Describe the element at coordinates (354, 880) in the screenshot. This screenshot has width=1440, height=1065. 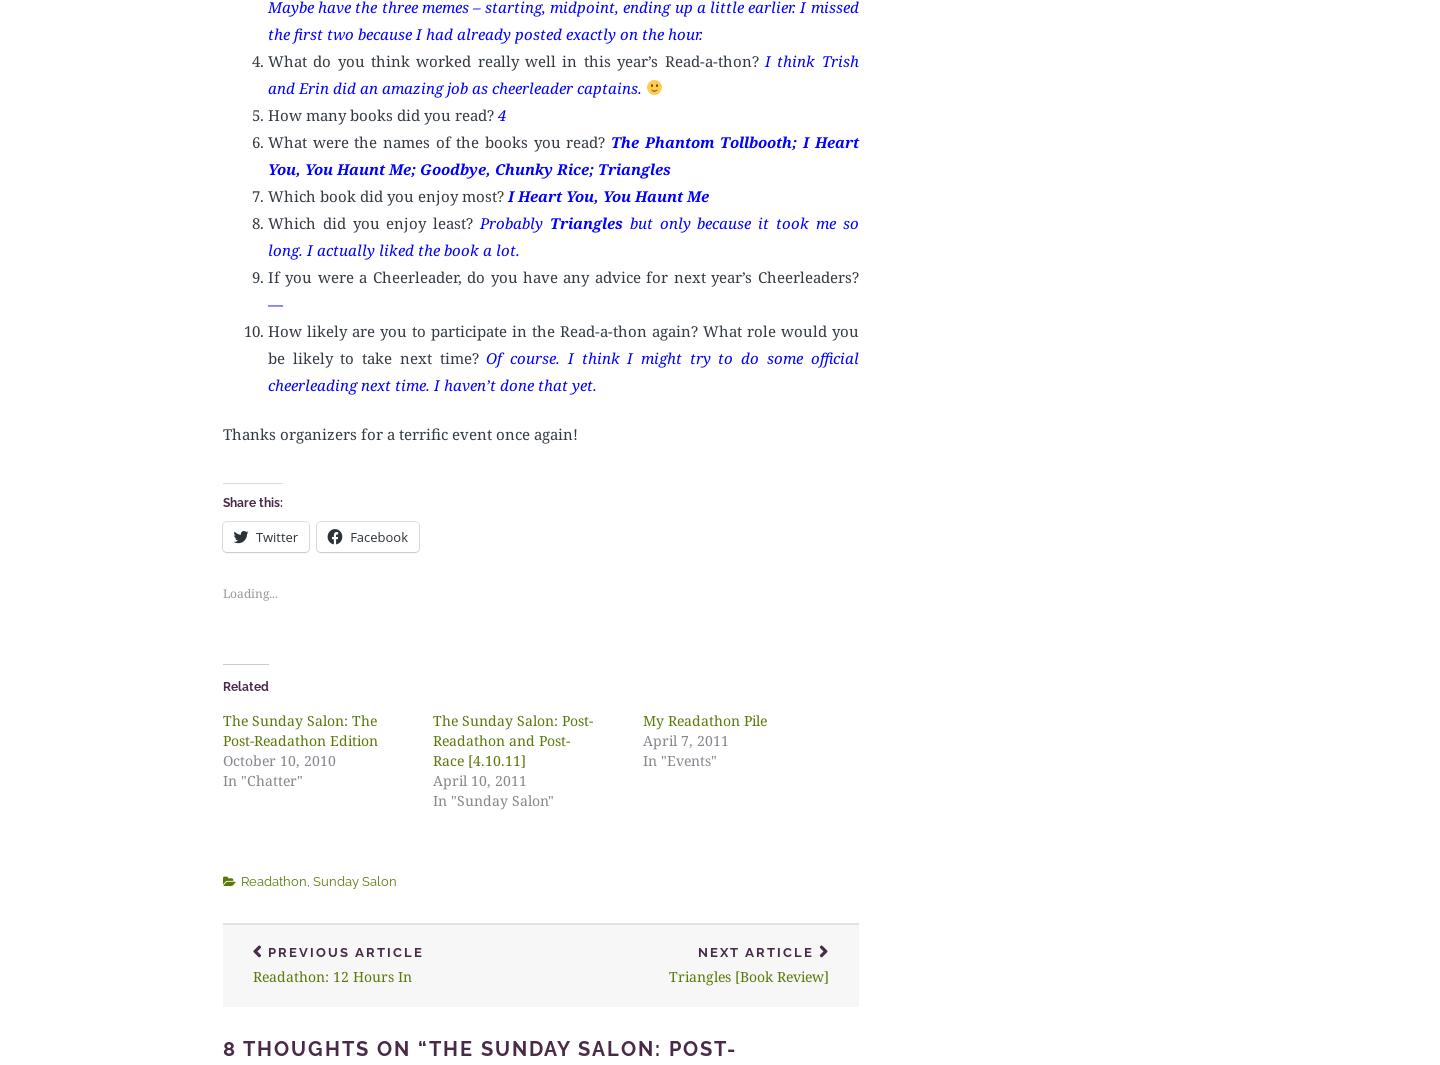
I see `'Sunday Salon'` at that location.